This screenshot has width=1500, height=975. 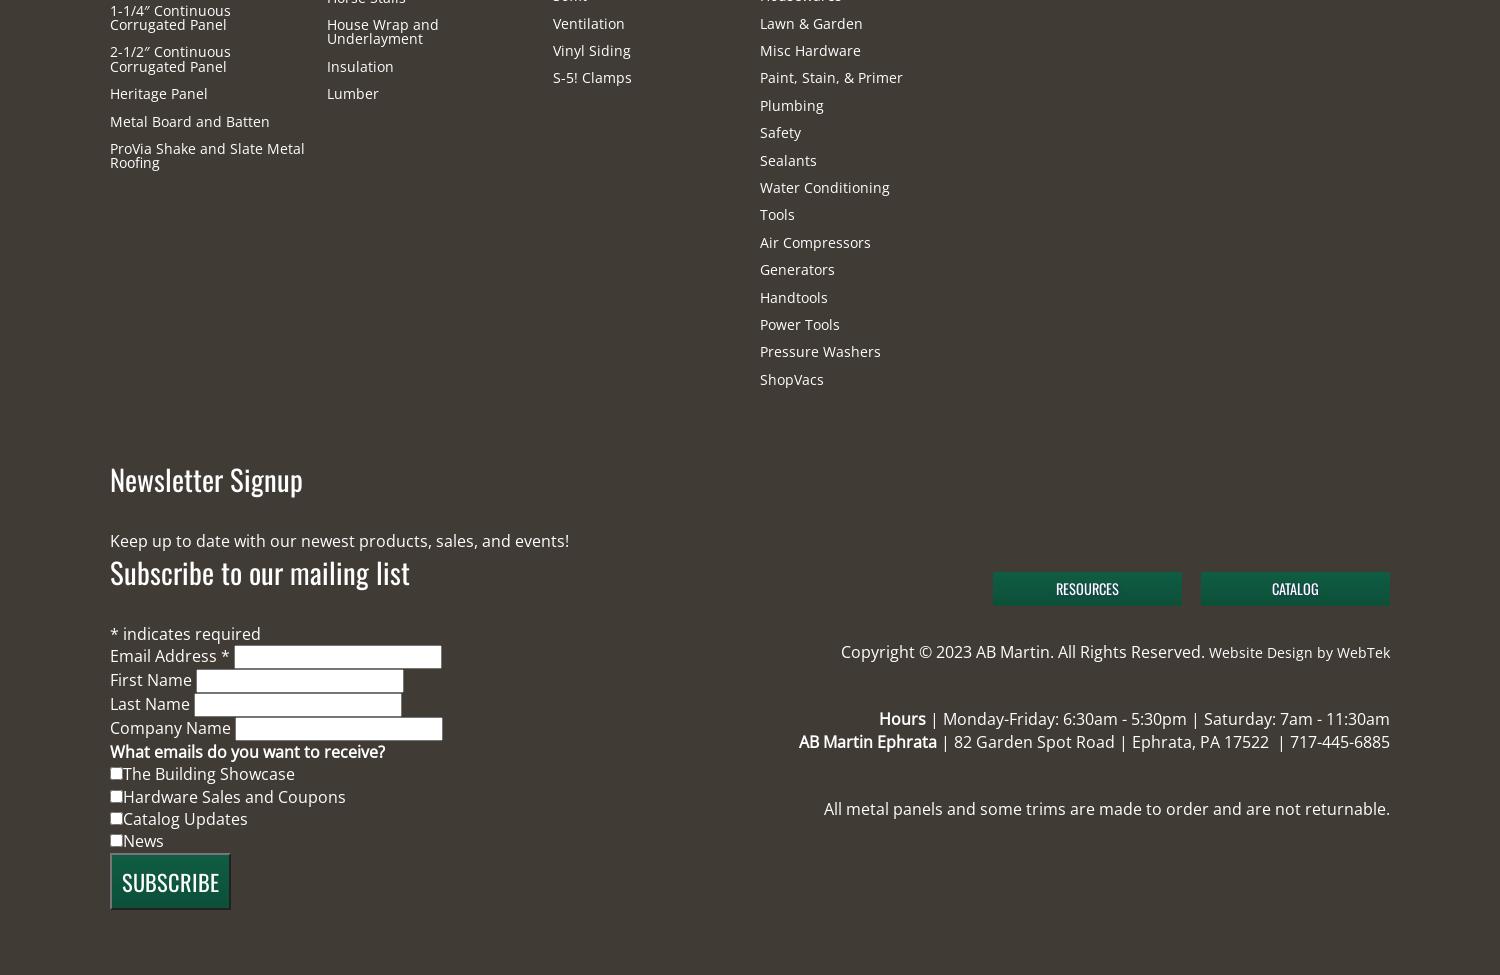 What do you see at coordinates (591, 50) in the screenshot?
I see `'Vinyl Siding'` at bounding box center [591, 50].